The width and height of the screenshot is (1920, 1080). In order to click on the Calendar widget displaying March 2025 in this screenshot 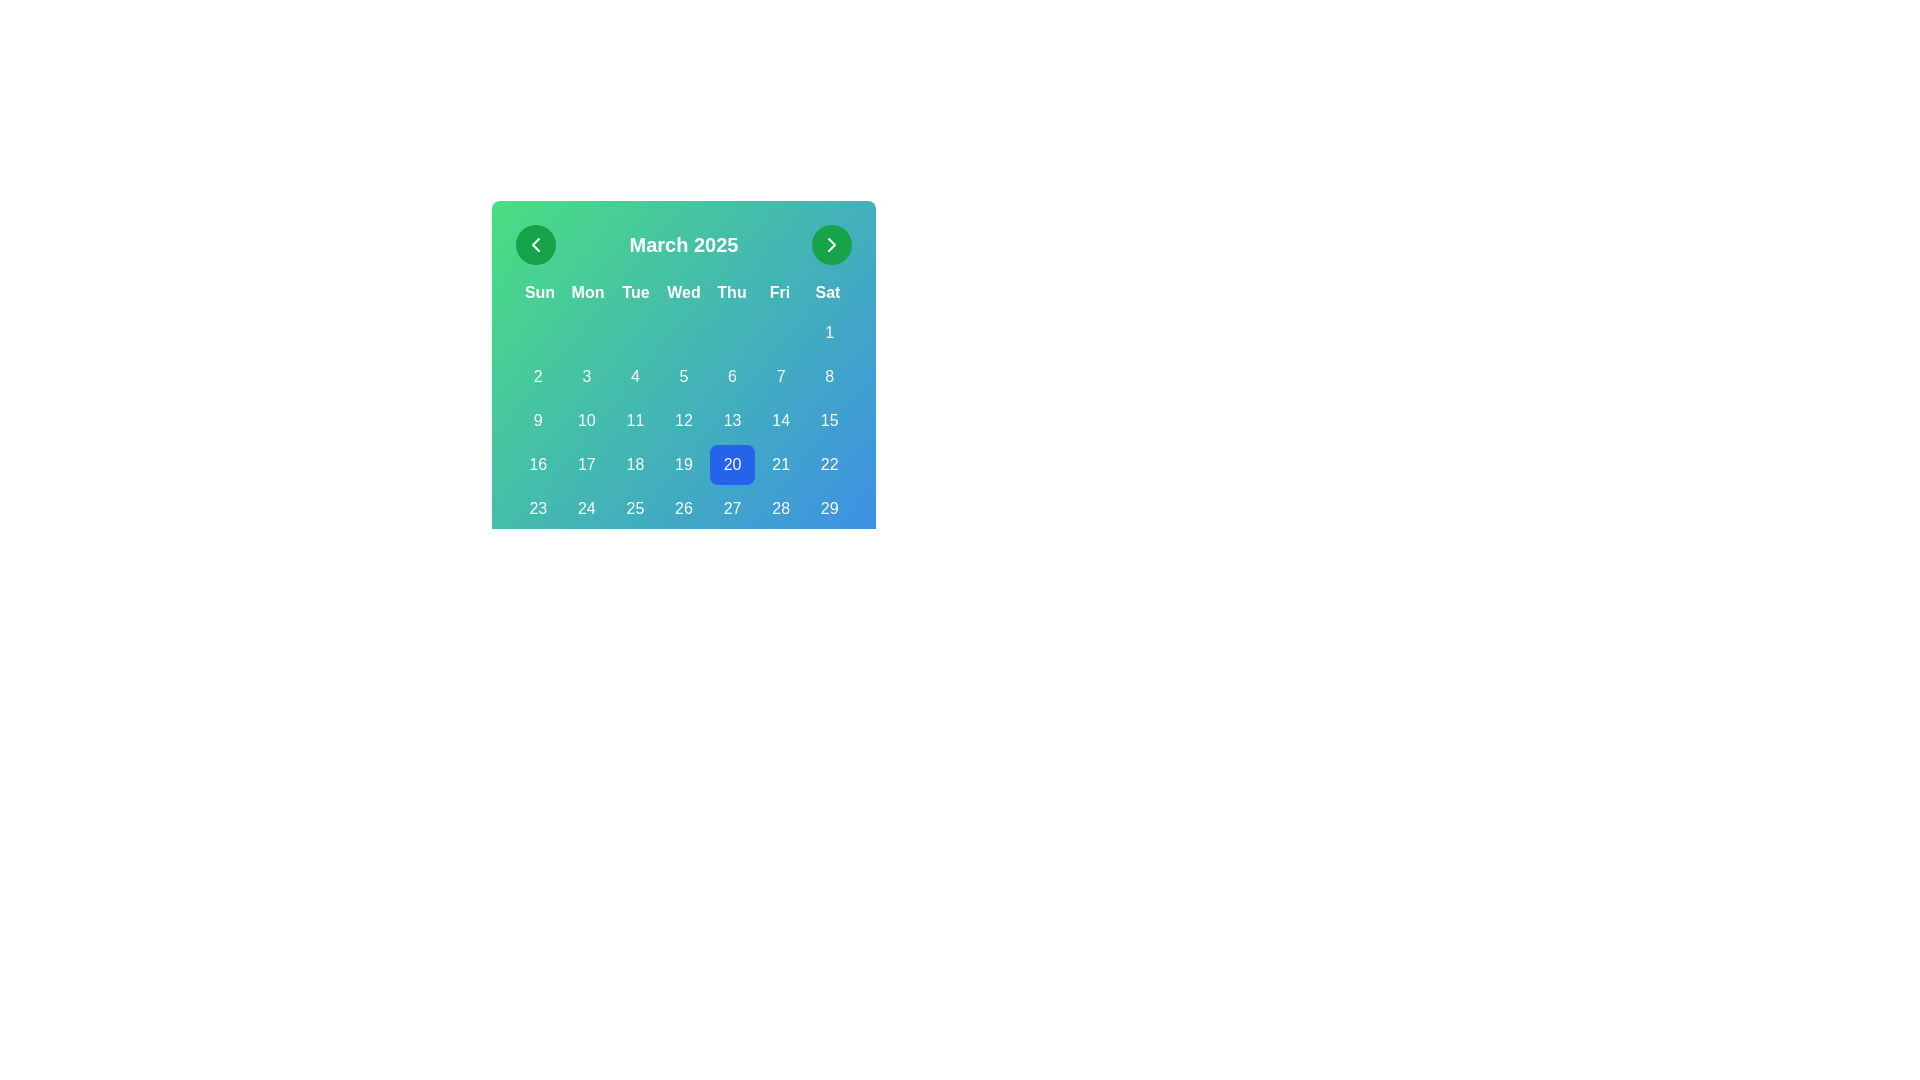, I will do `click(684, 434)`.